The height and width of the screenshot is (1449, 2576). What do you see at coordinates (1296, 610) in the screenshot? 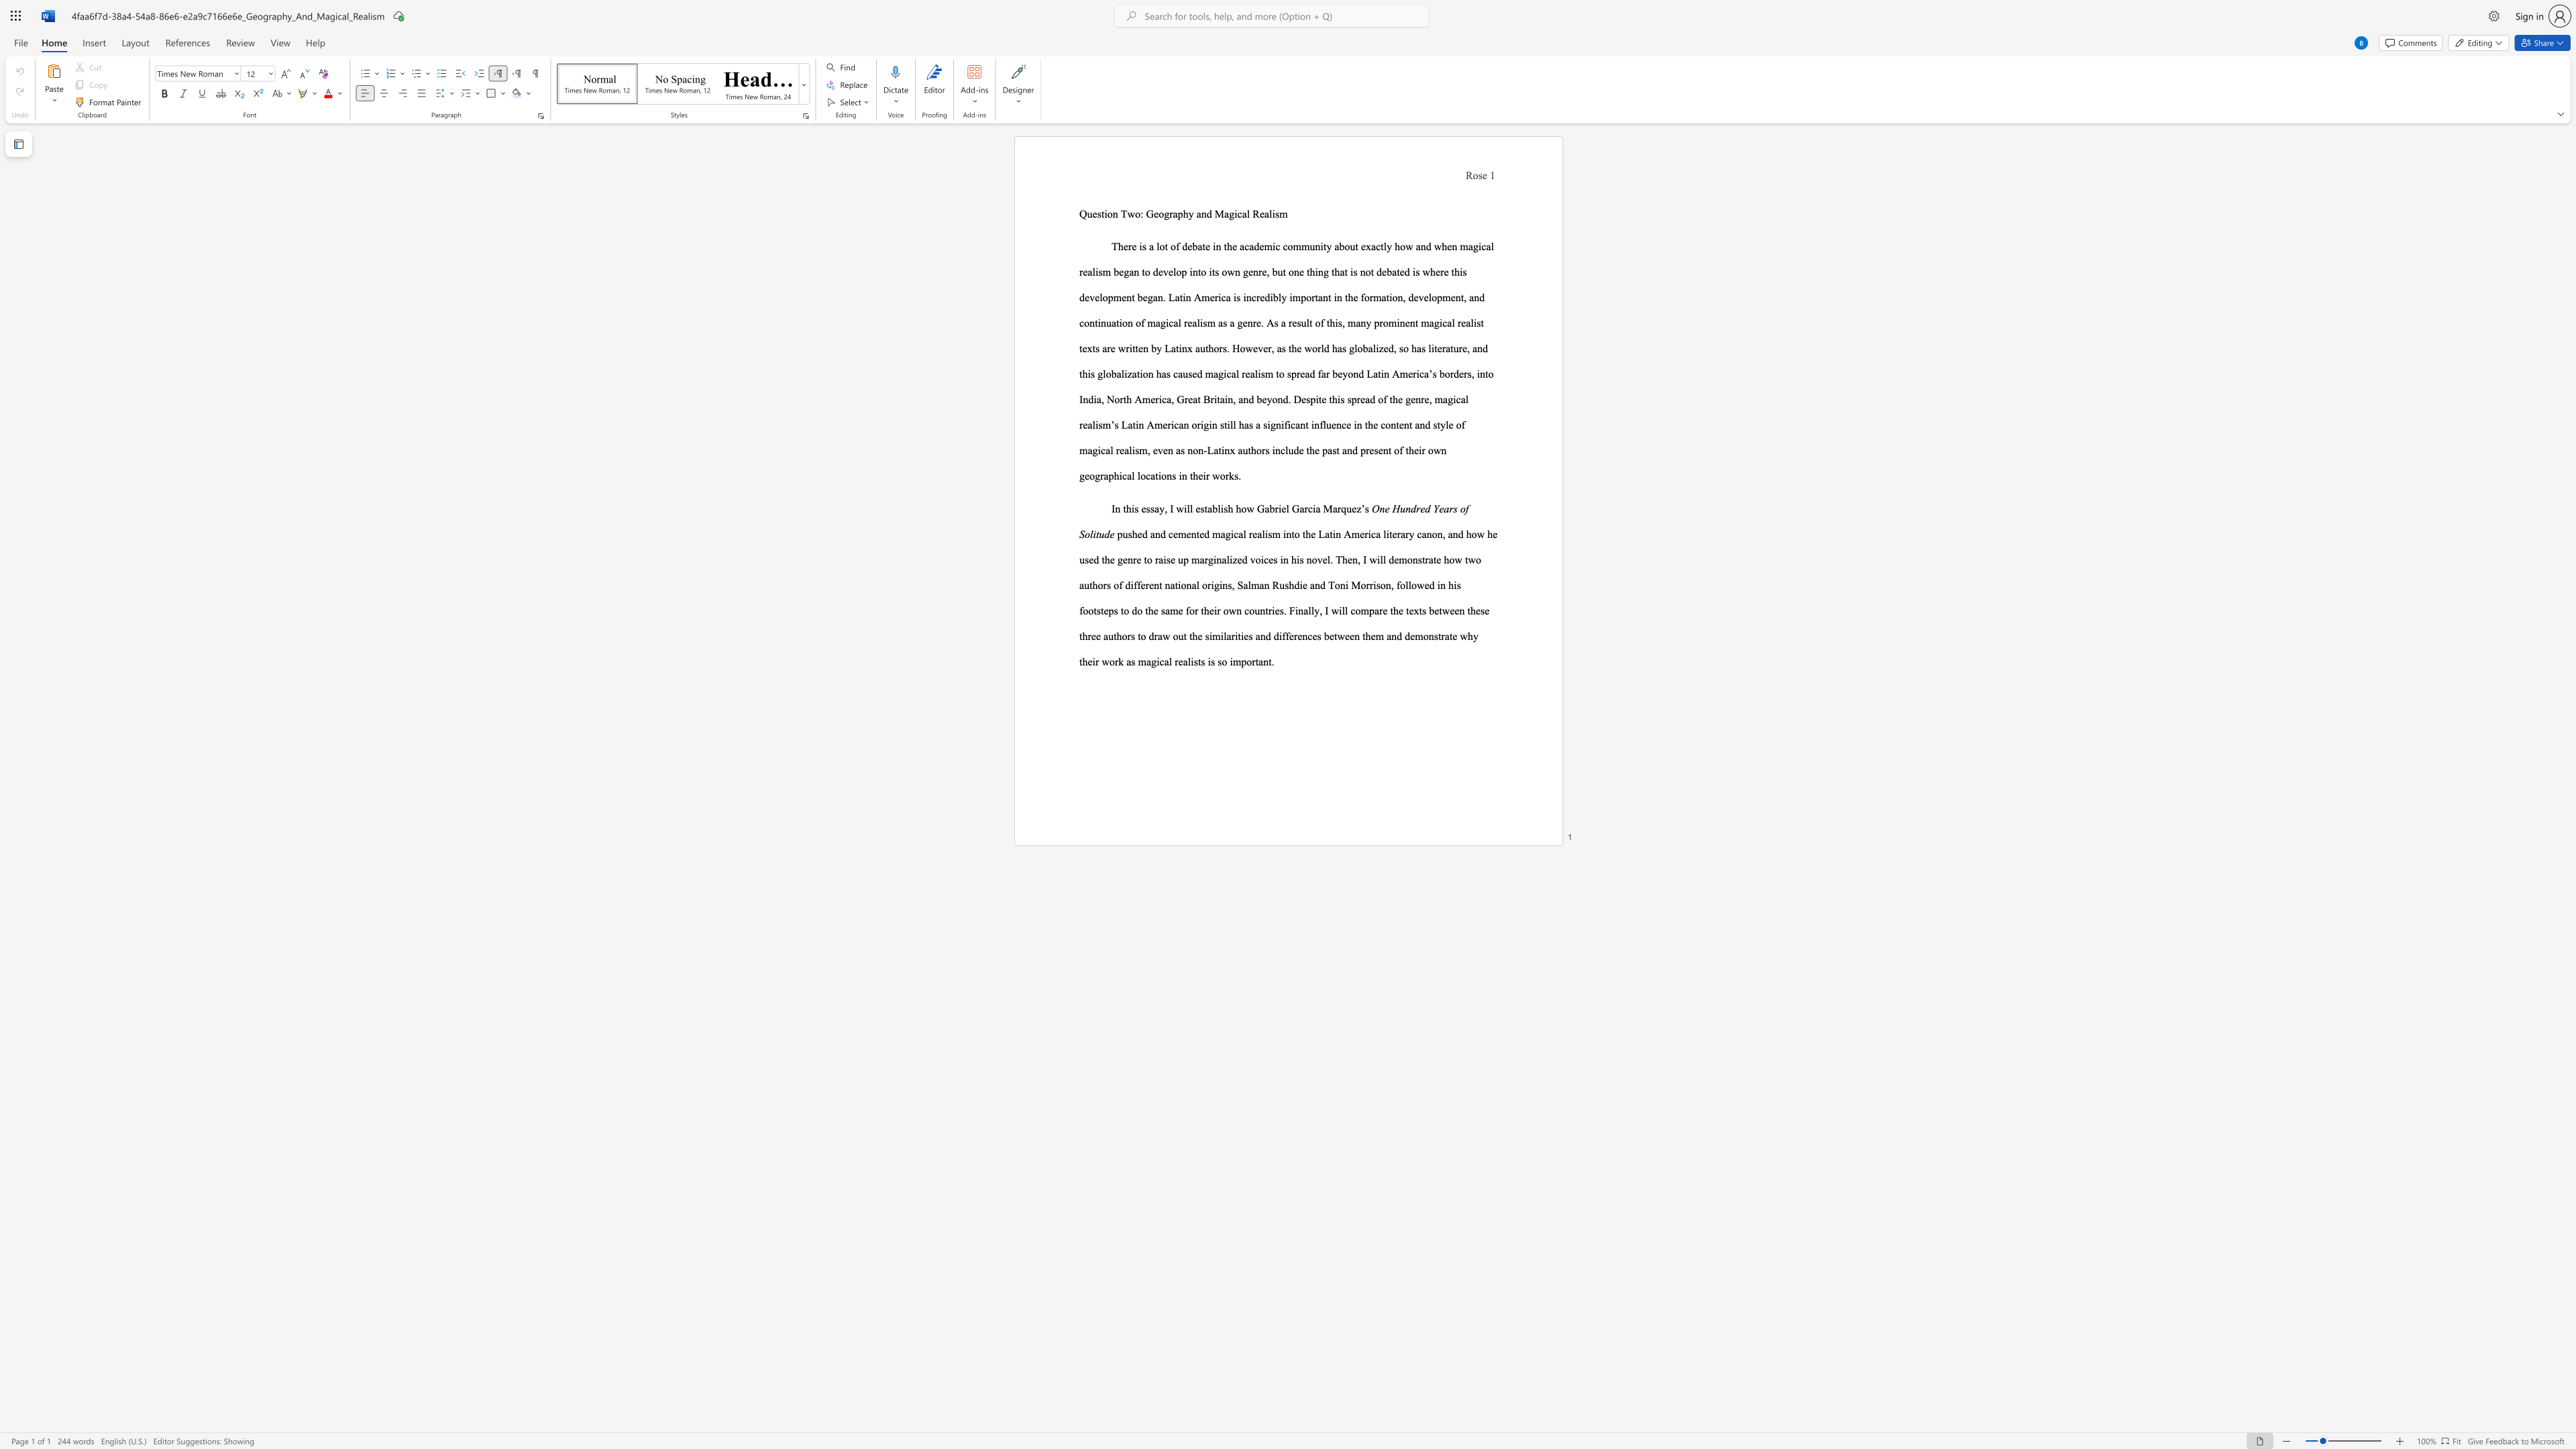
I see `the 3th character "i" in the text` at bounding box center [1296, 610].